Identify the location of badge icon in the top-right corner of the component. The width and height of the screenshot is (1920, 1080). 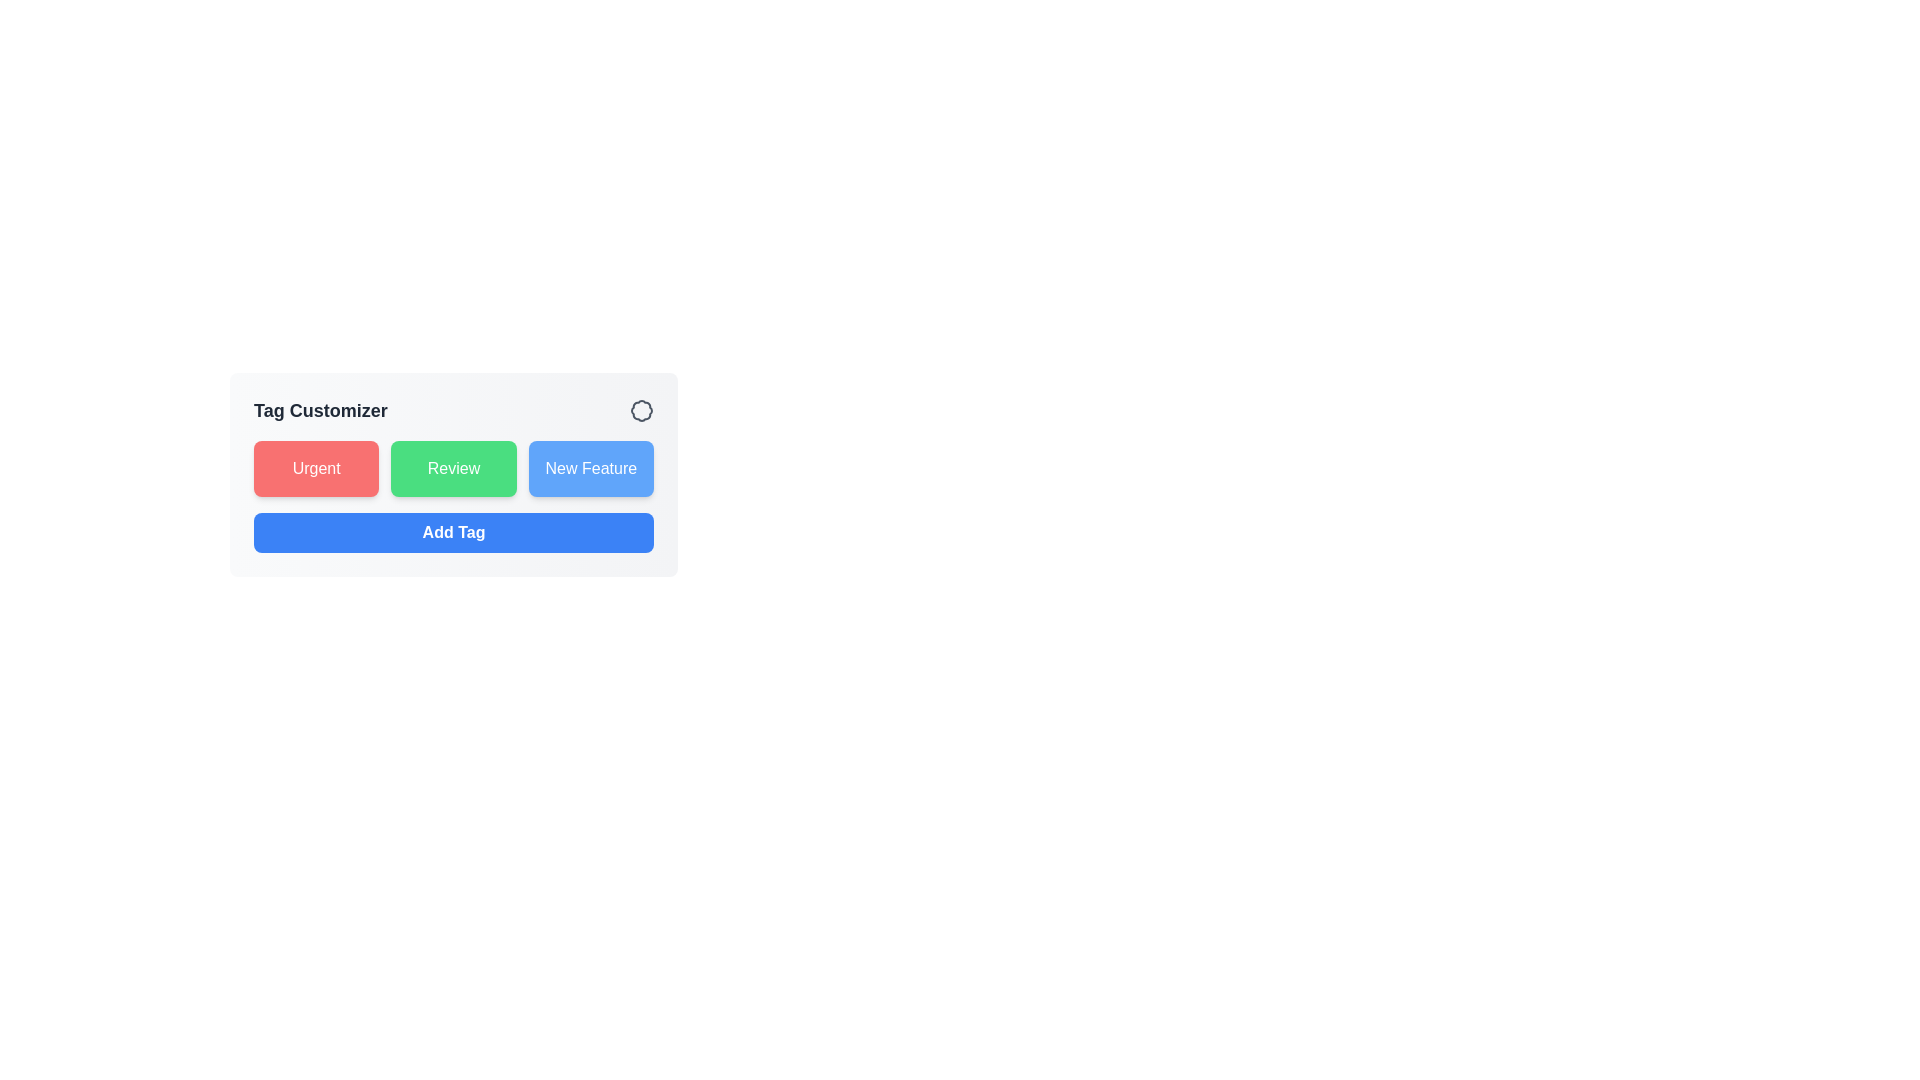
(642, 410).